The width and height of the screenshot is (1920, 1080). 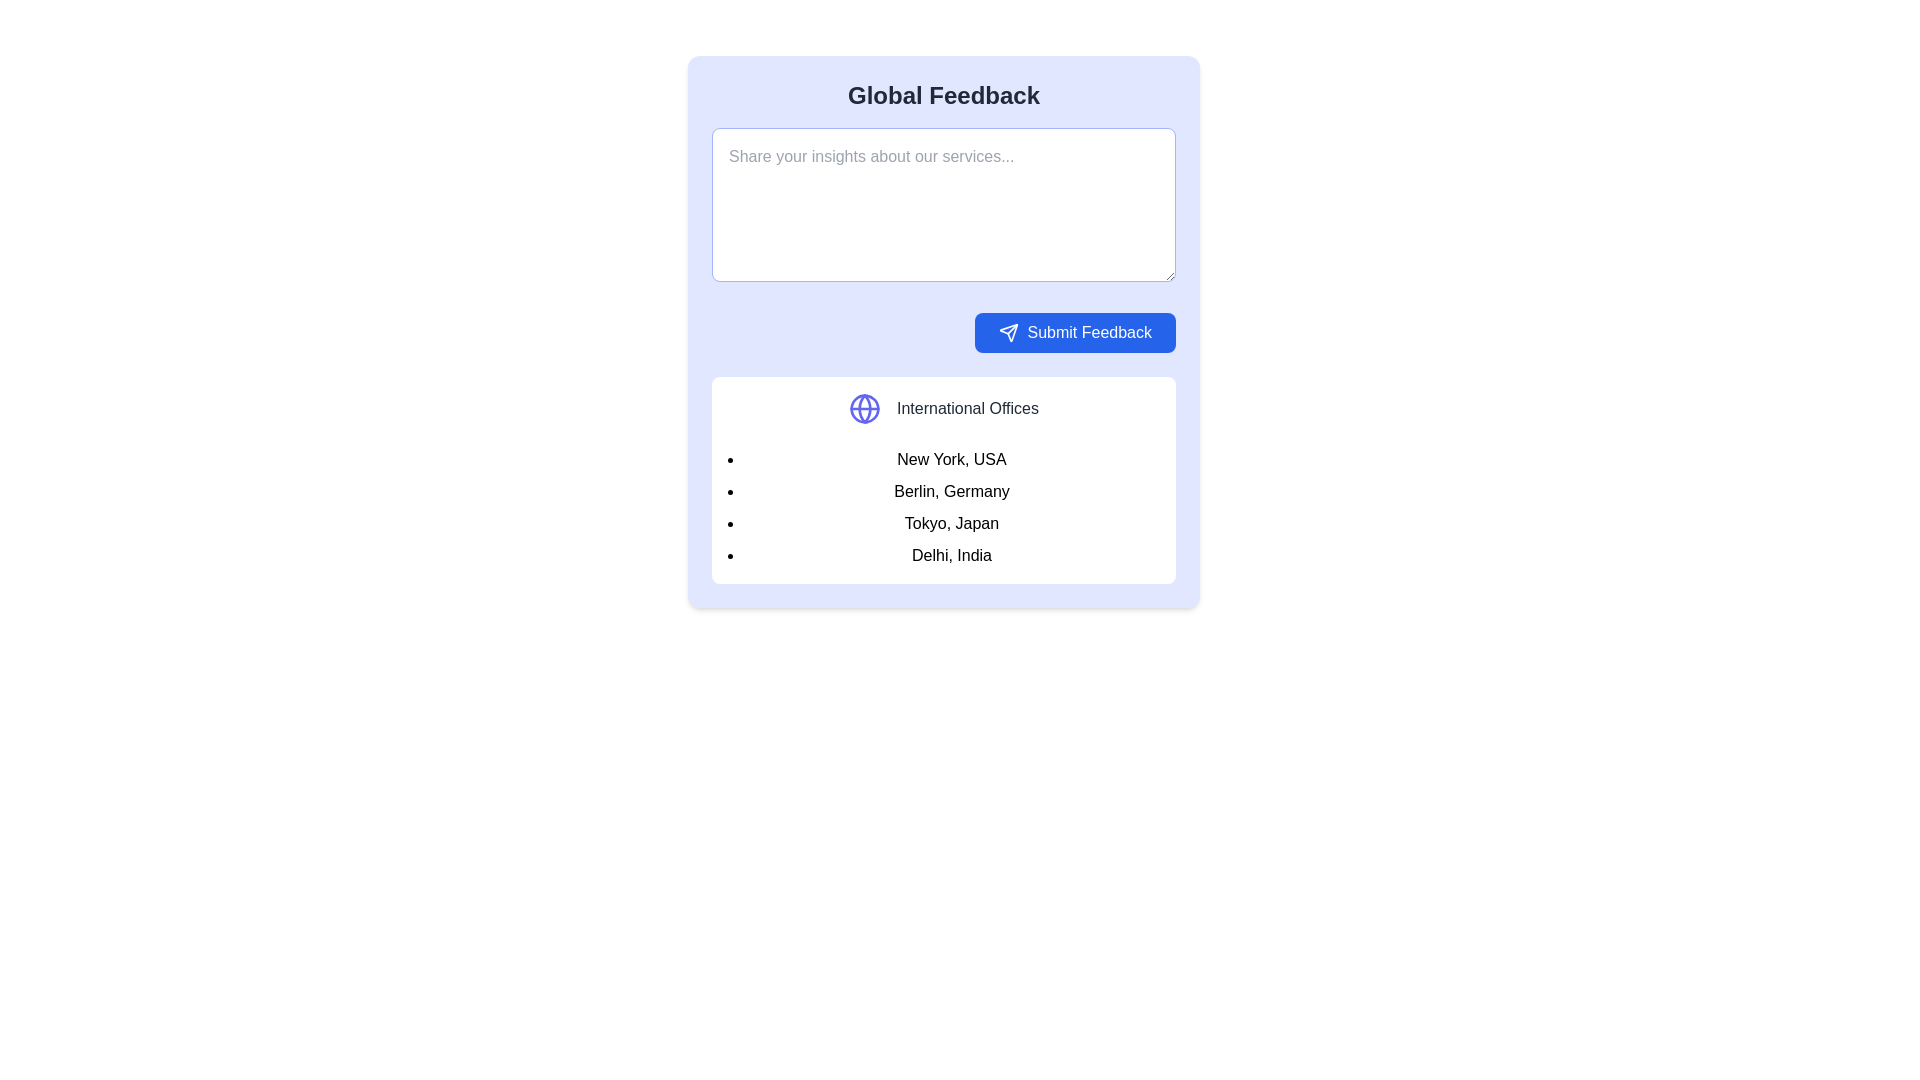 I want to click on the second item in the vertically arranged bulleted list that represents the office location in Berlin, Germany, located under 'International Offices' heading, so click(x=950, y=492).